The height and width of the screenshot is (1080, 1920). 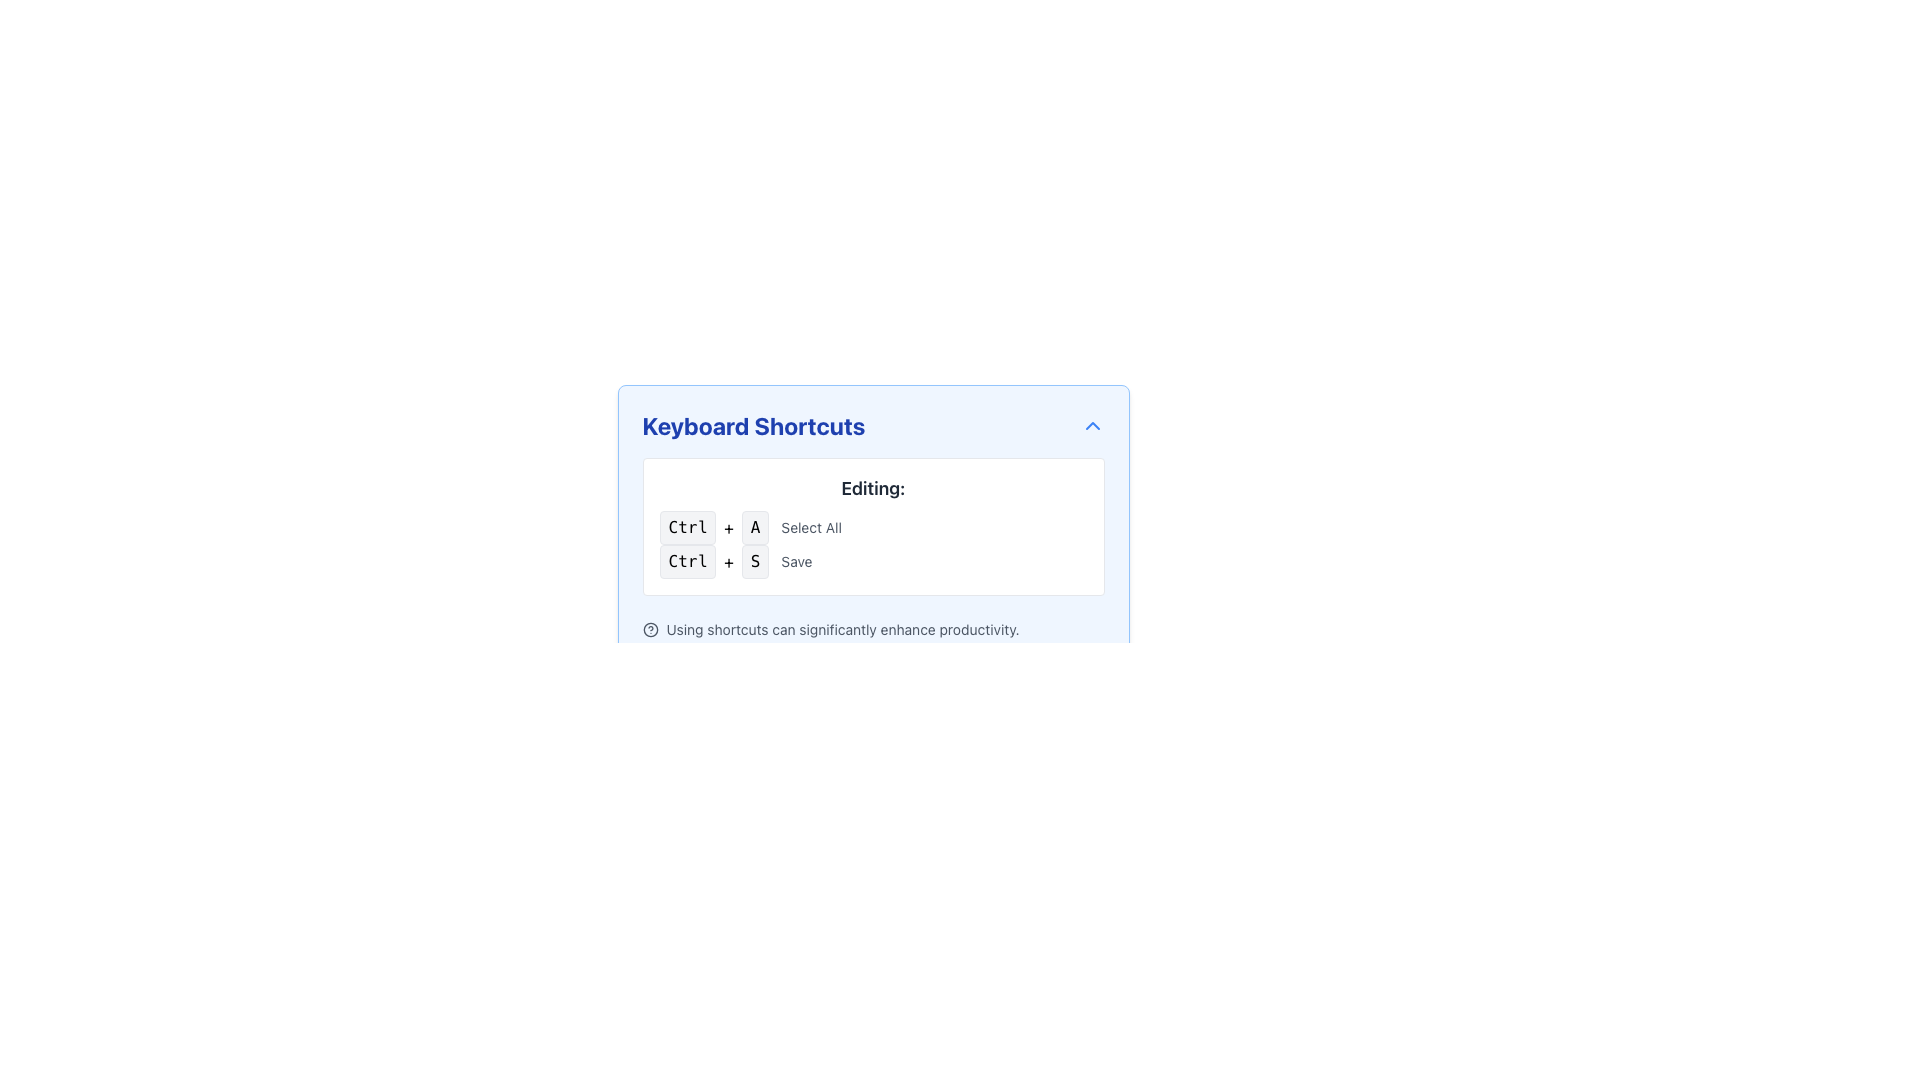 I want to click on the text label displaying 'Editing:' which is bold and dark gray, located at the top of the 'Keyboard Shortcuts' panel, so click(x=873, y=489).